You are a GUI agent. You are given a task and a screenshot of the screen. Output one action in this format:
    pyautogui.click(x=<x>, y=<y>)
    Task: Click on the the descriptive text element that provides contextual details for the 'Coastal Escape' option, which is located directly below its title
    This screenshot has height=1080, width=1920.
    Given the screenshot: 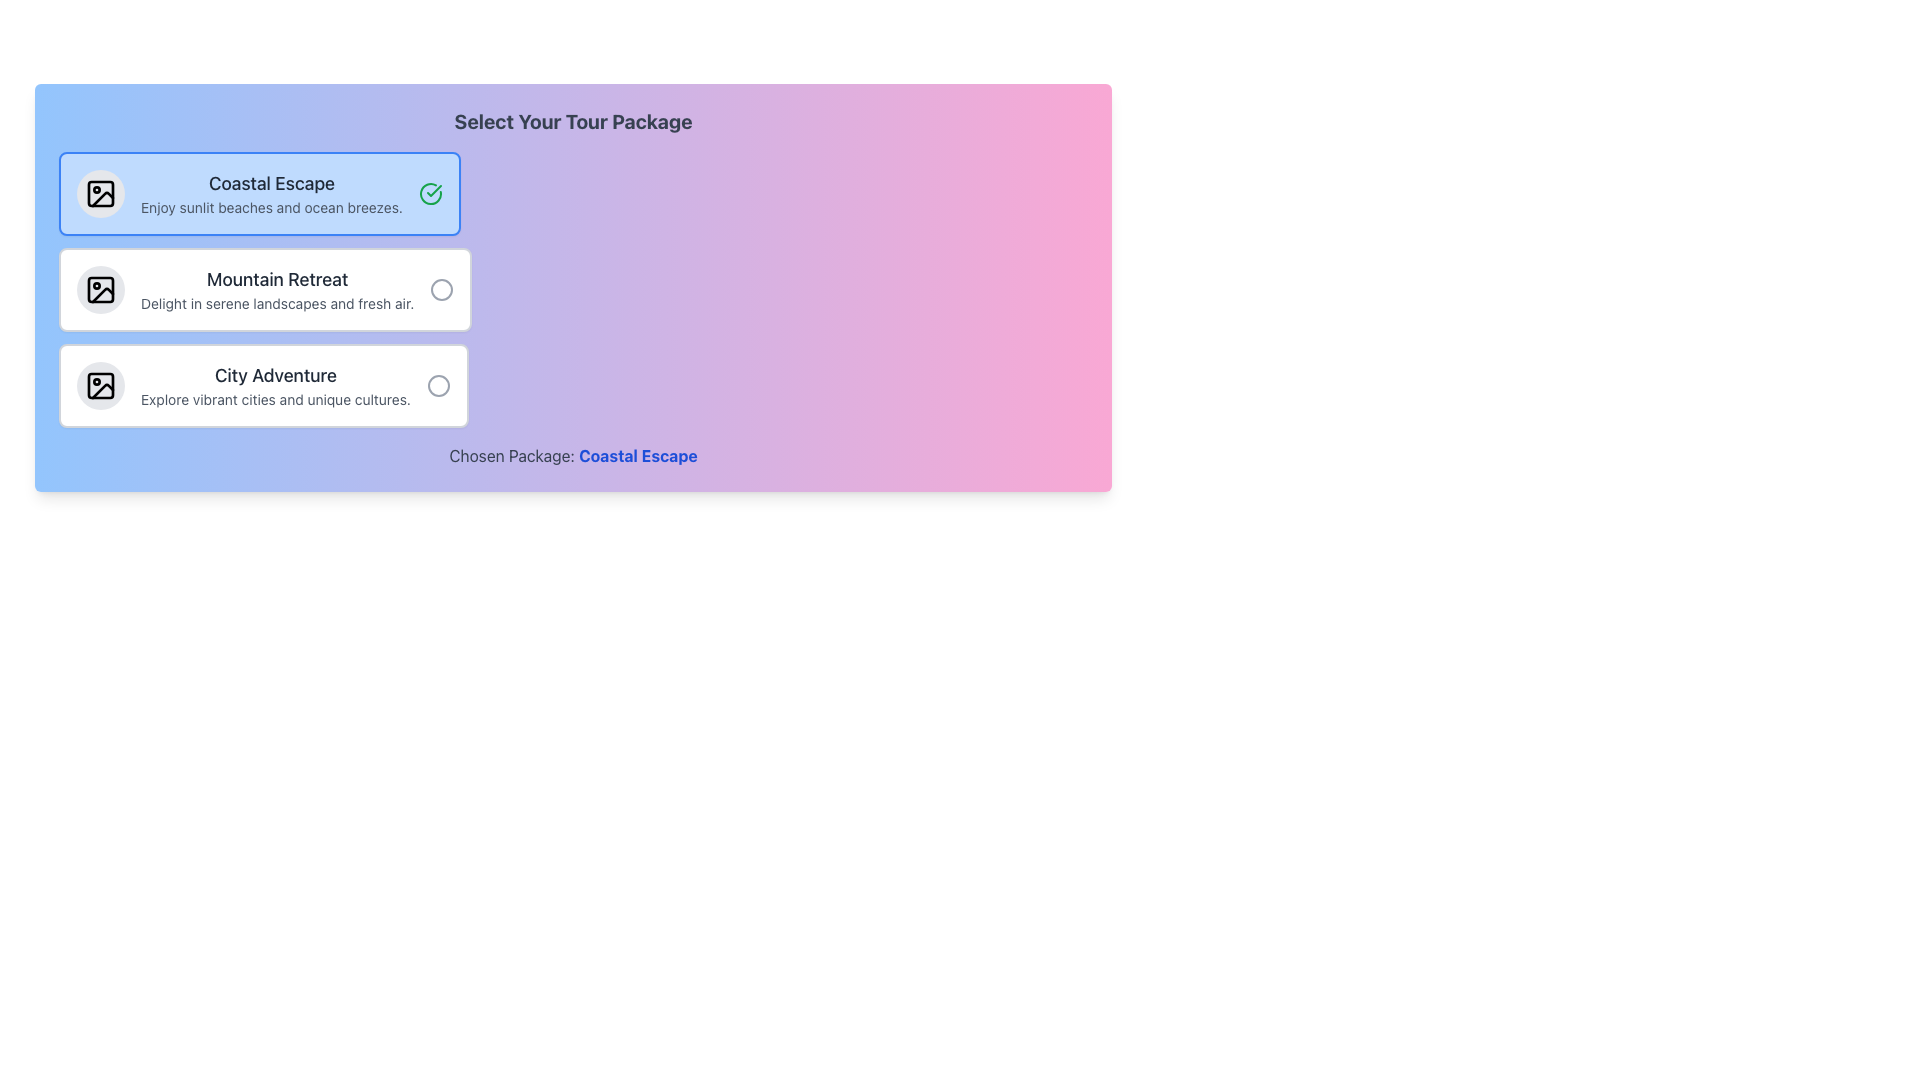 What is the action you would take?
    pyautogui.click(x=270, y=208)
    